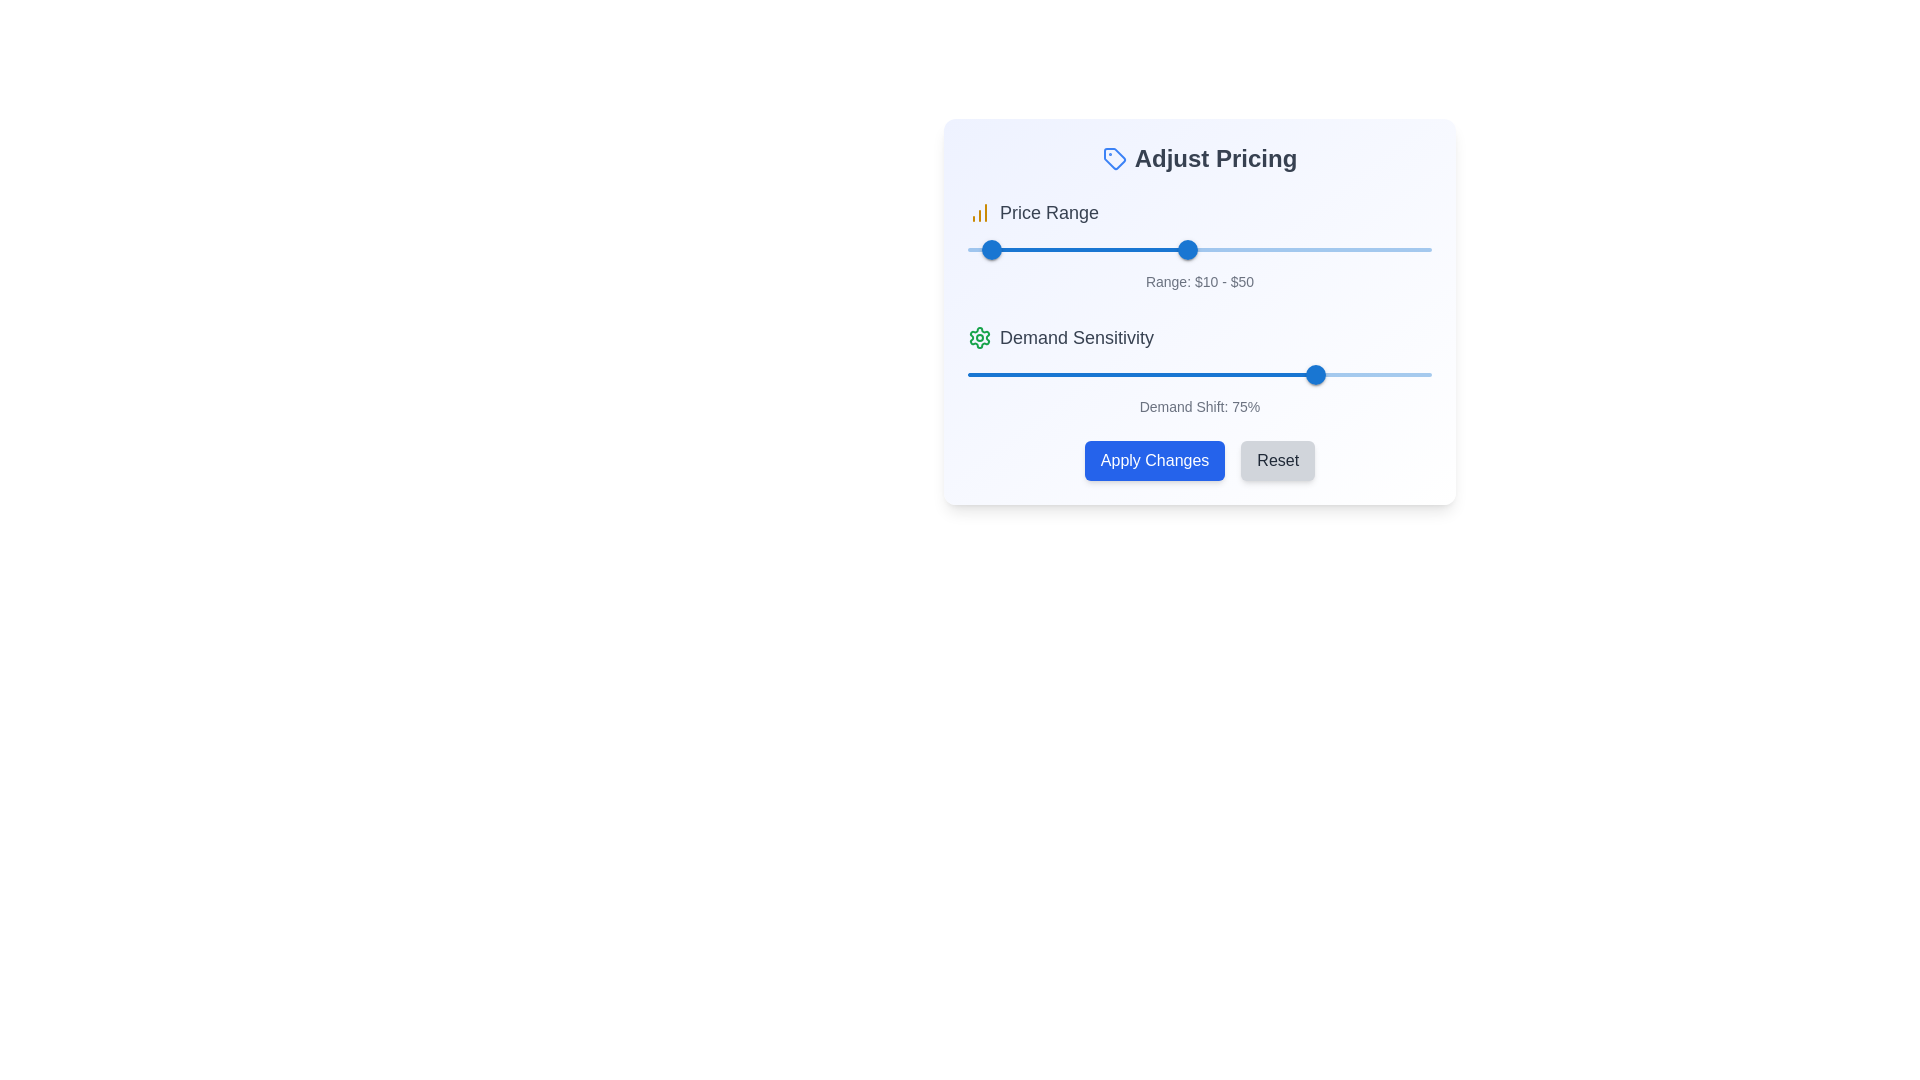  What do you see at coordinates (1155, 461) in the screenshot?
I see `the 'Apply Changes' button located at the bottom of the 'Adjust Pricing' panel to confirm the changes made in the interface` at bounding box center [1155, 461].